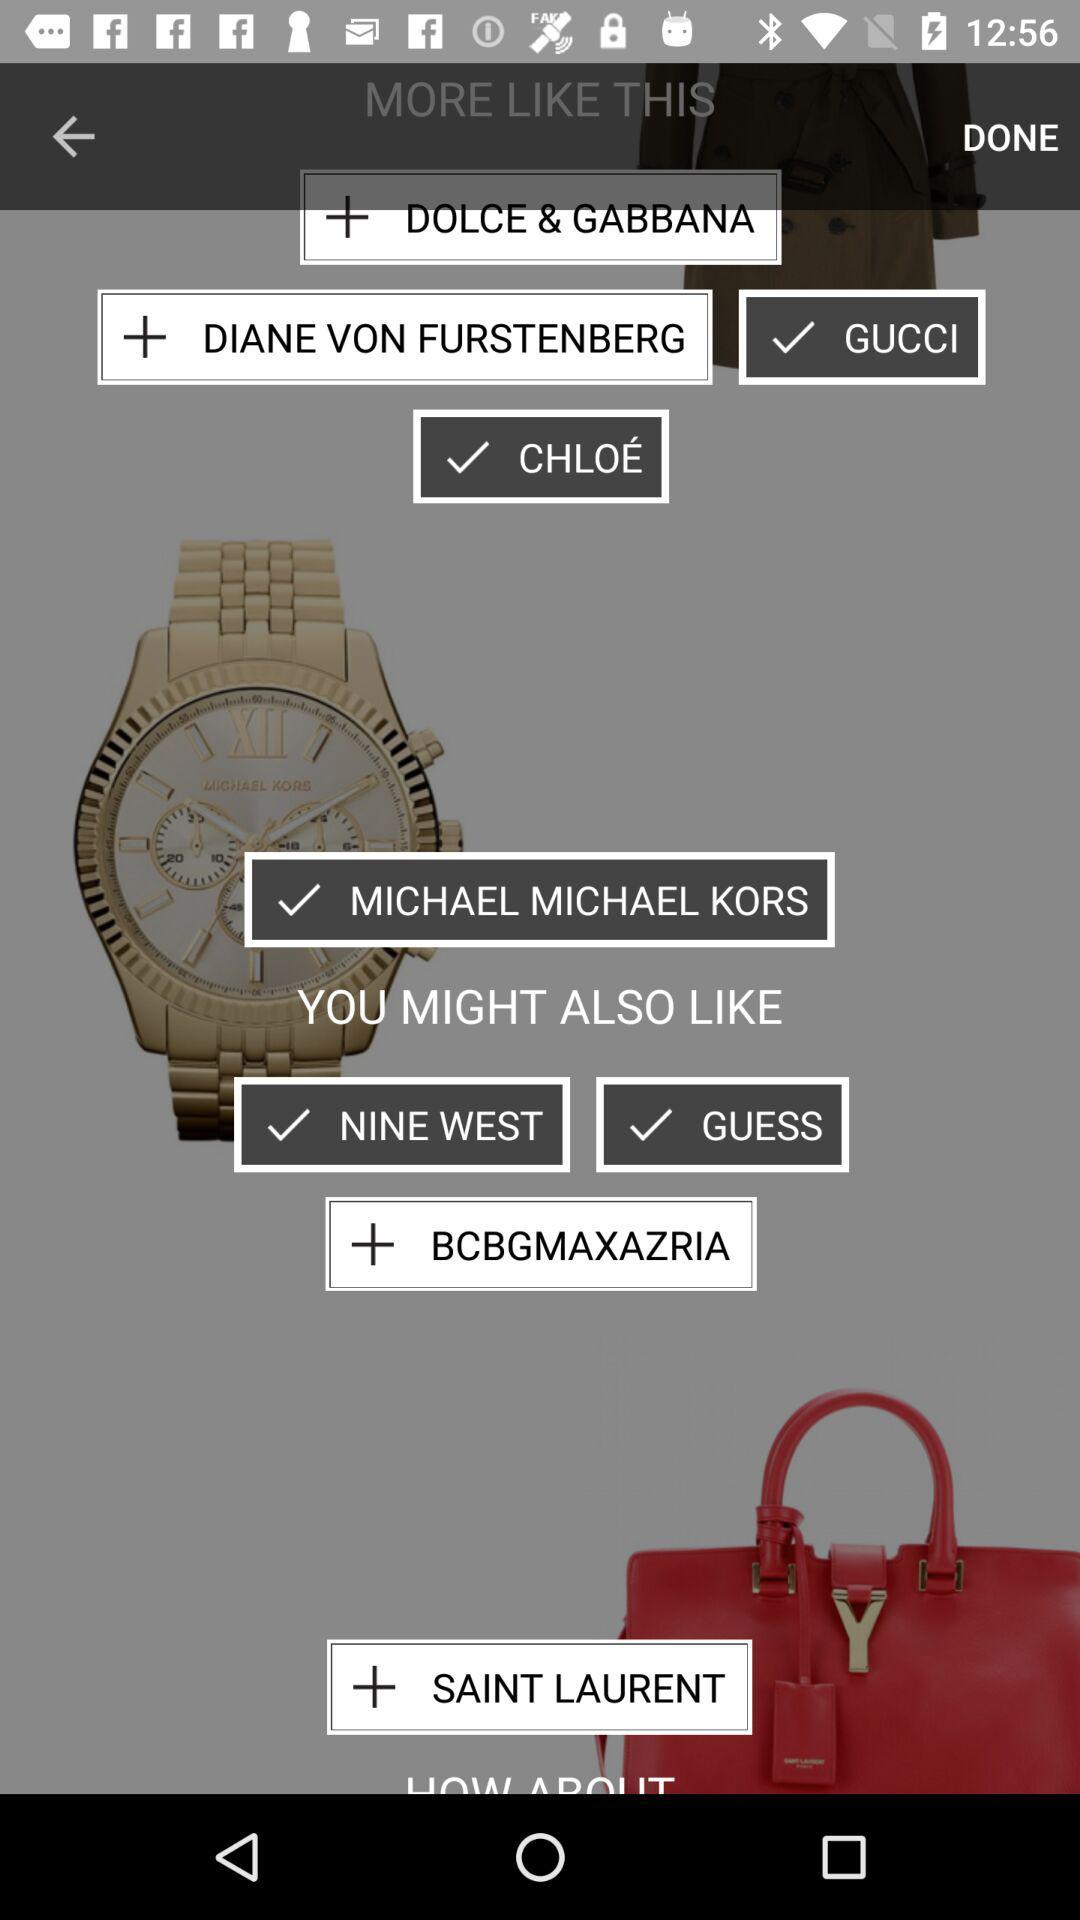 This screenshot has height=1920, width=1080. I want to click on the icon next to the dolce & gabbana icon, so click(1010, 135).